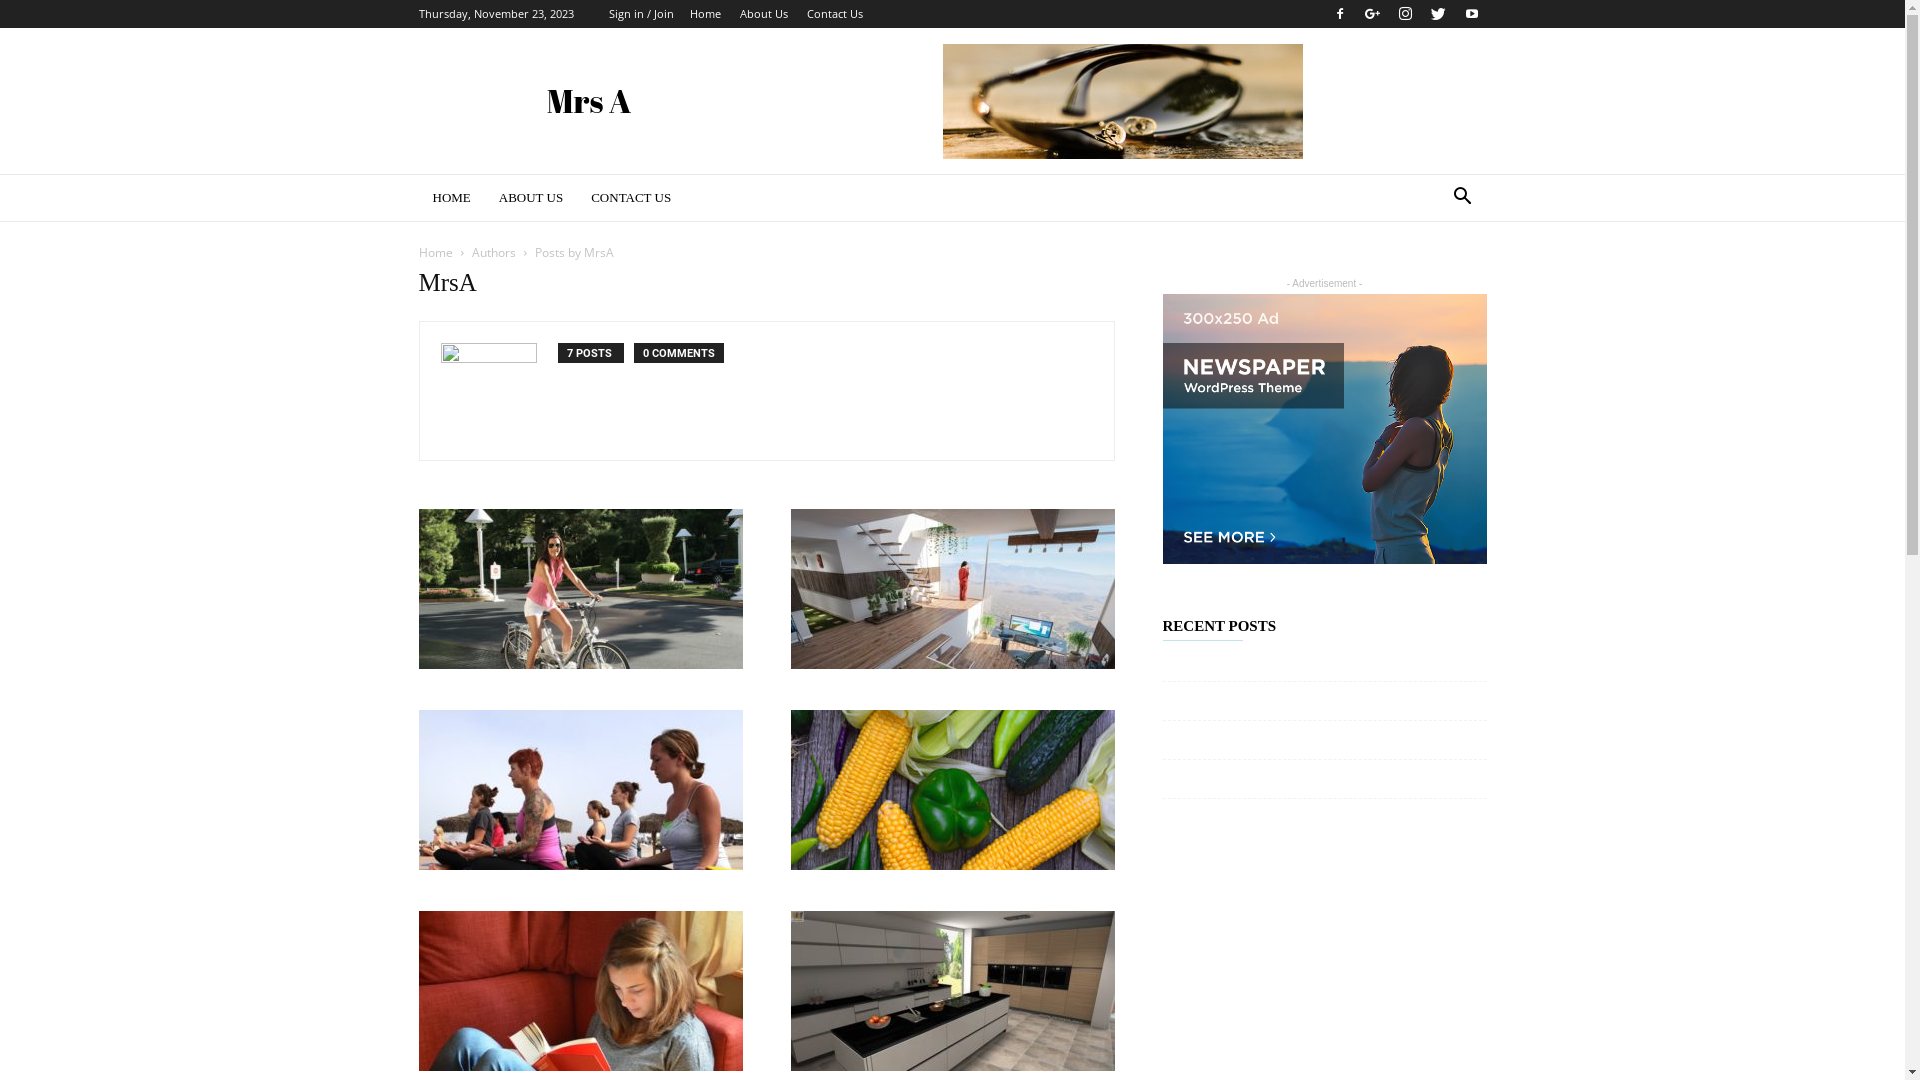 The image size is (1920, 1080). What do you see at coordinates (1470, 14) in the screenshot?
I see `'Youtube'` at bounding box center [1470, 14].